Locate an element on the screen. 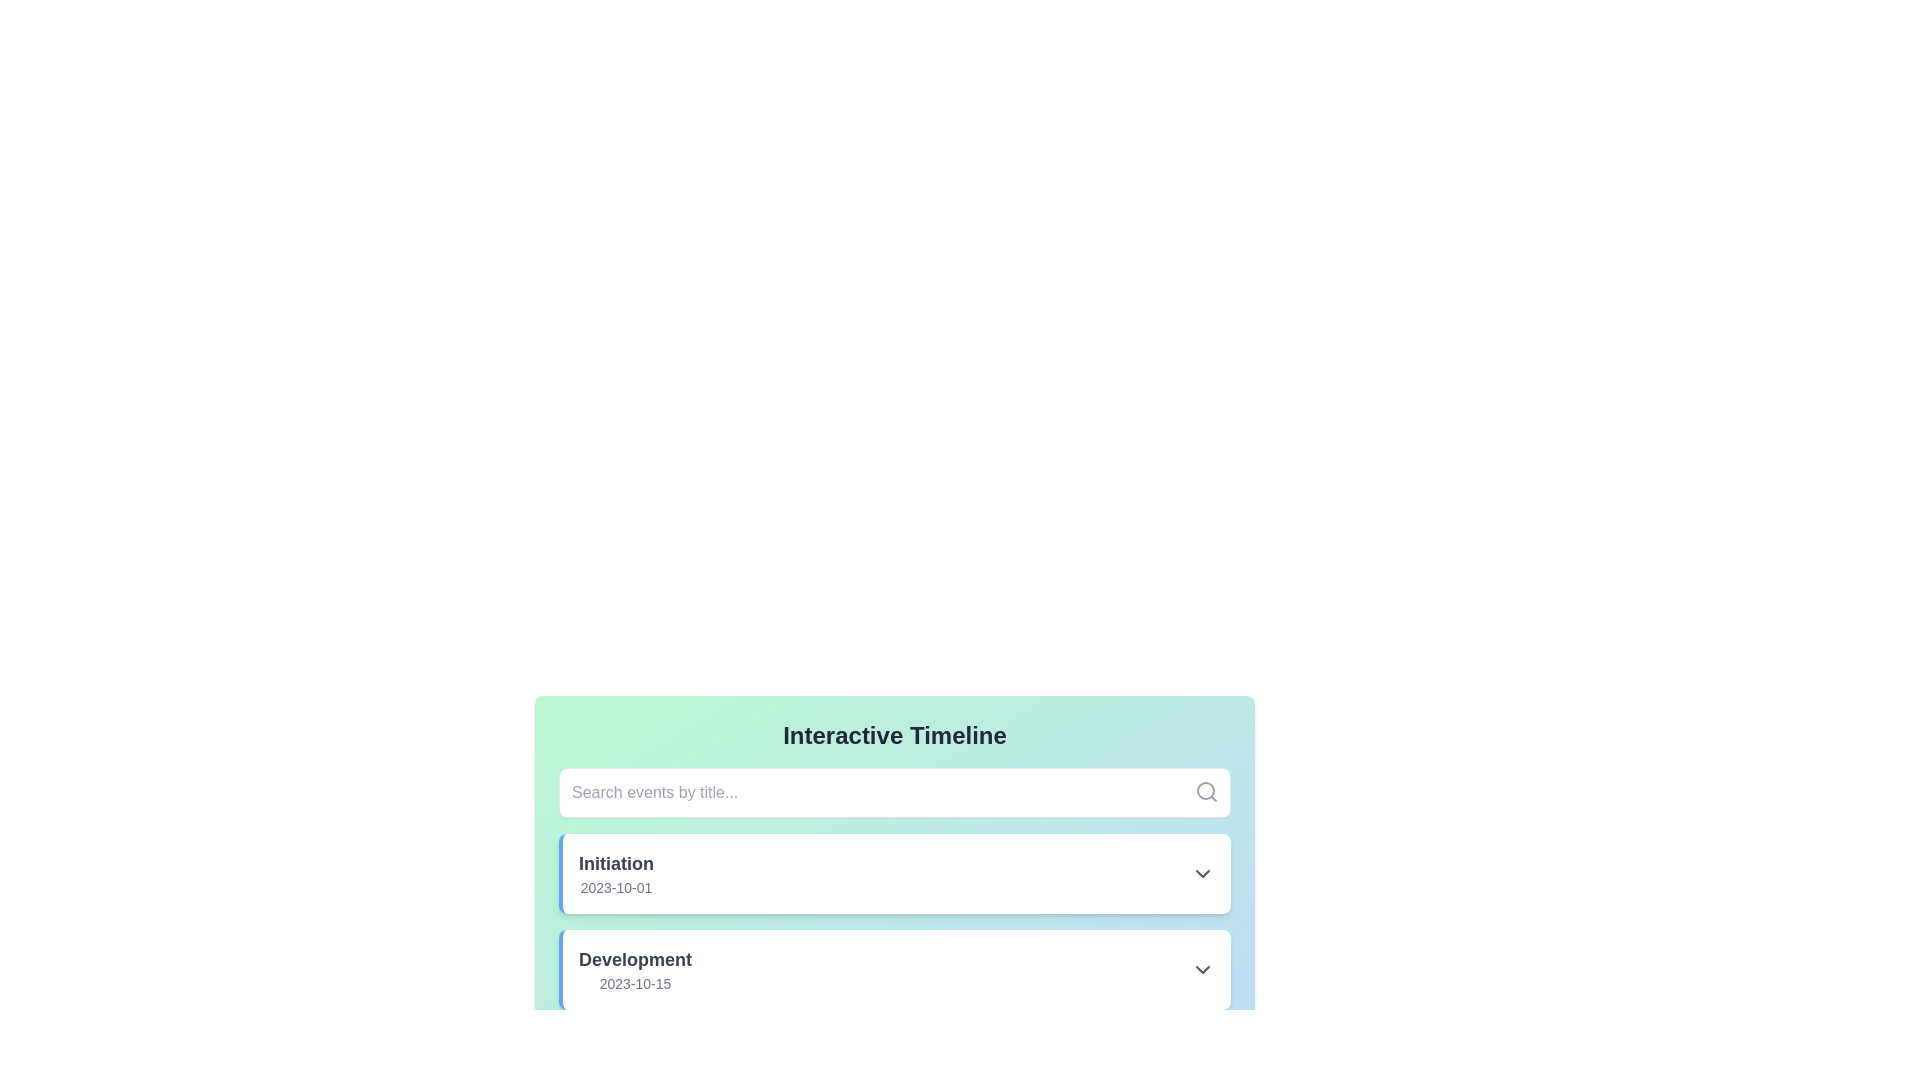  the text label that serves as the title for the second card in the vertical list, positioned above the date '2023-10-15' is located at coordinates (634, 959).